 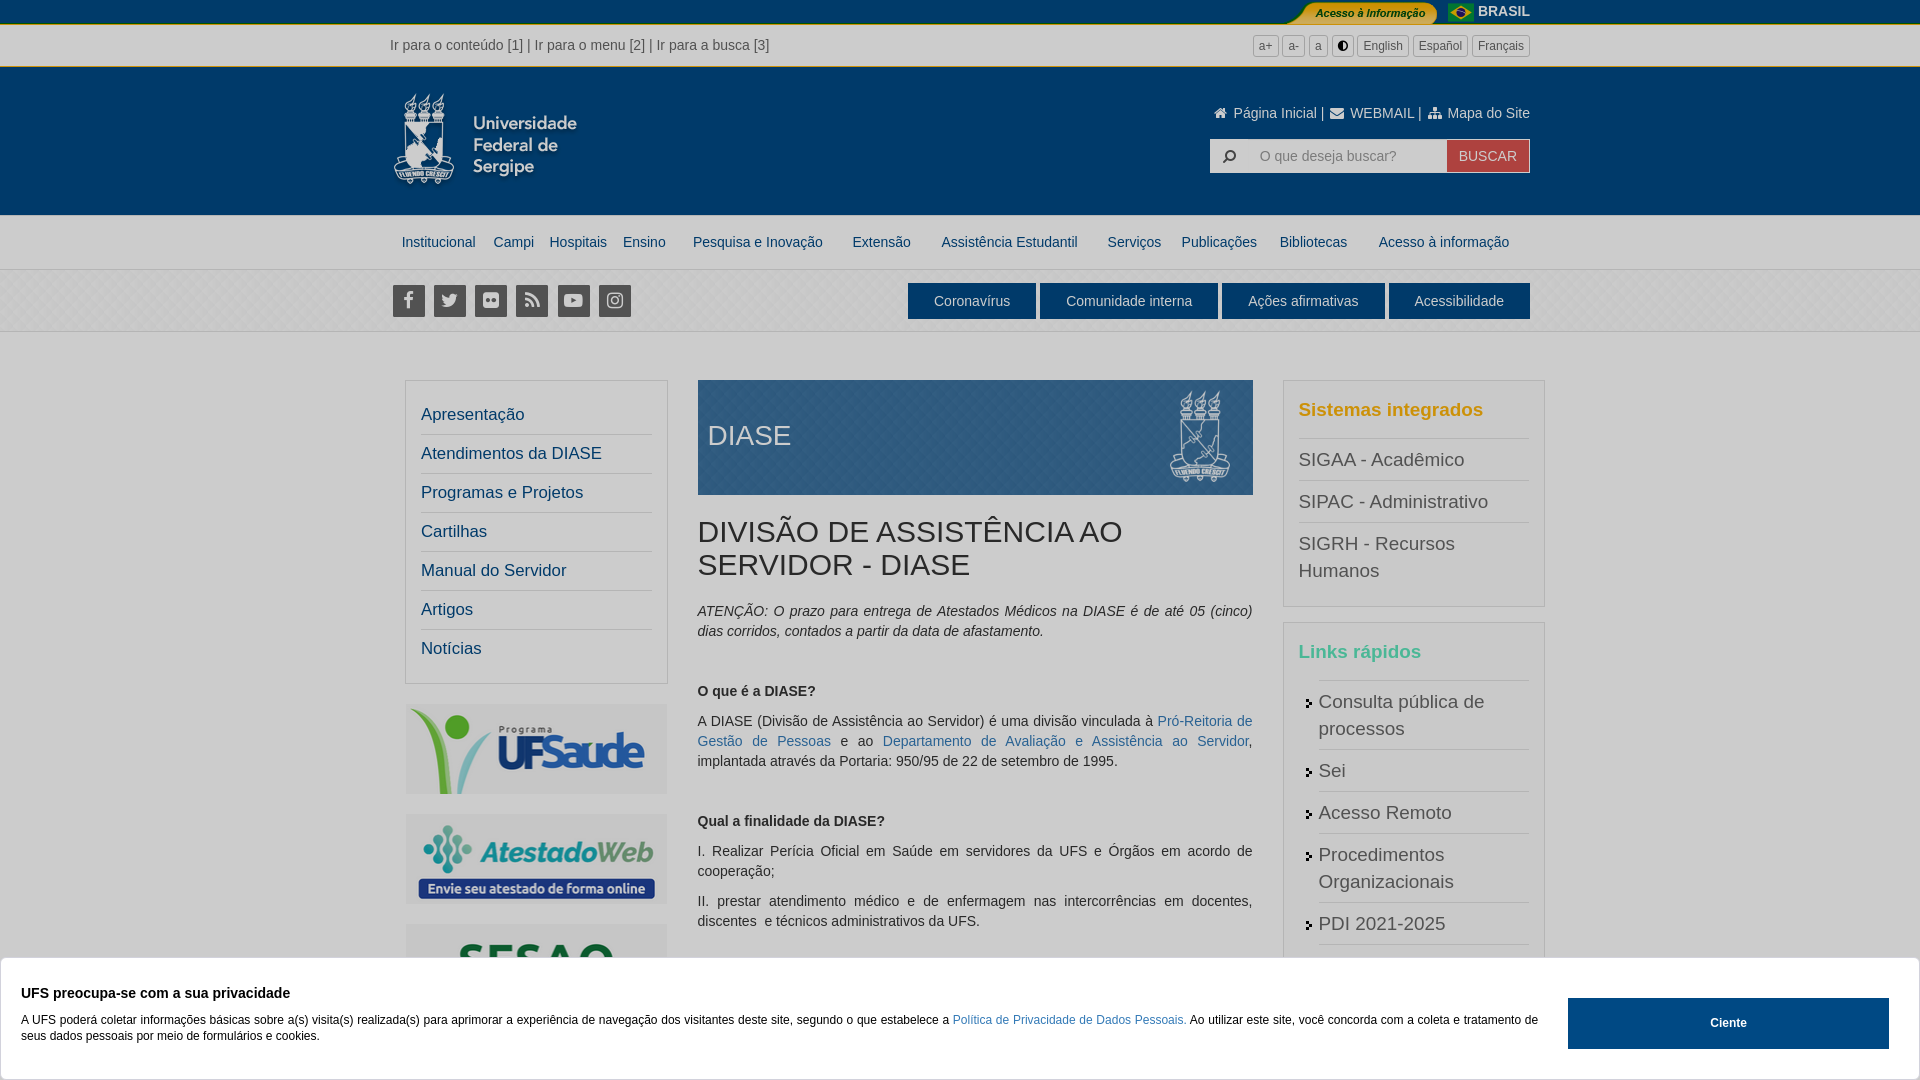 What do you see at coordinates (576, 241) in the screenshot?
I see `'Hospitais'` at bounding box center [576, 241].